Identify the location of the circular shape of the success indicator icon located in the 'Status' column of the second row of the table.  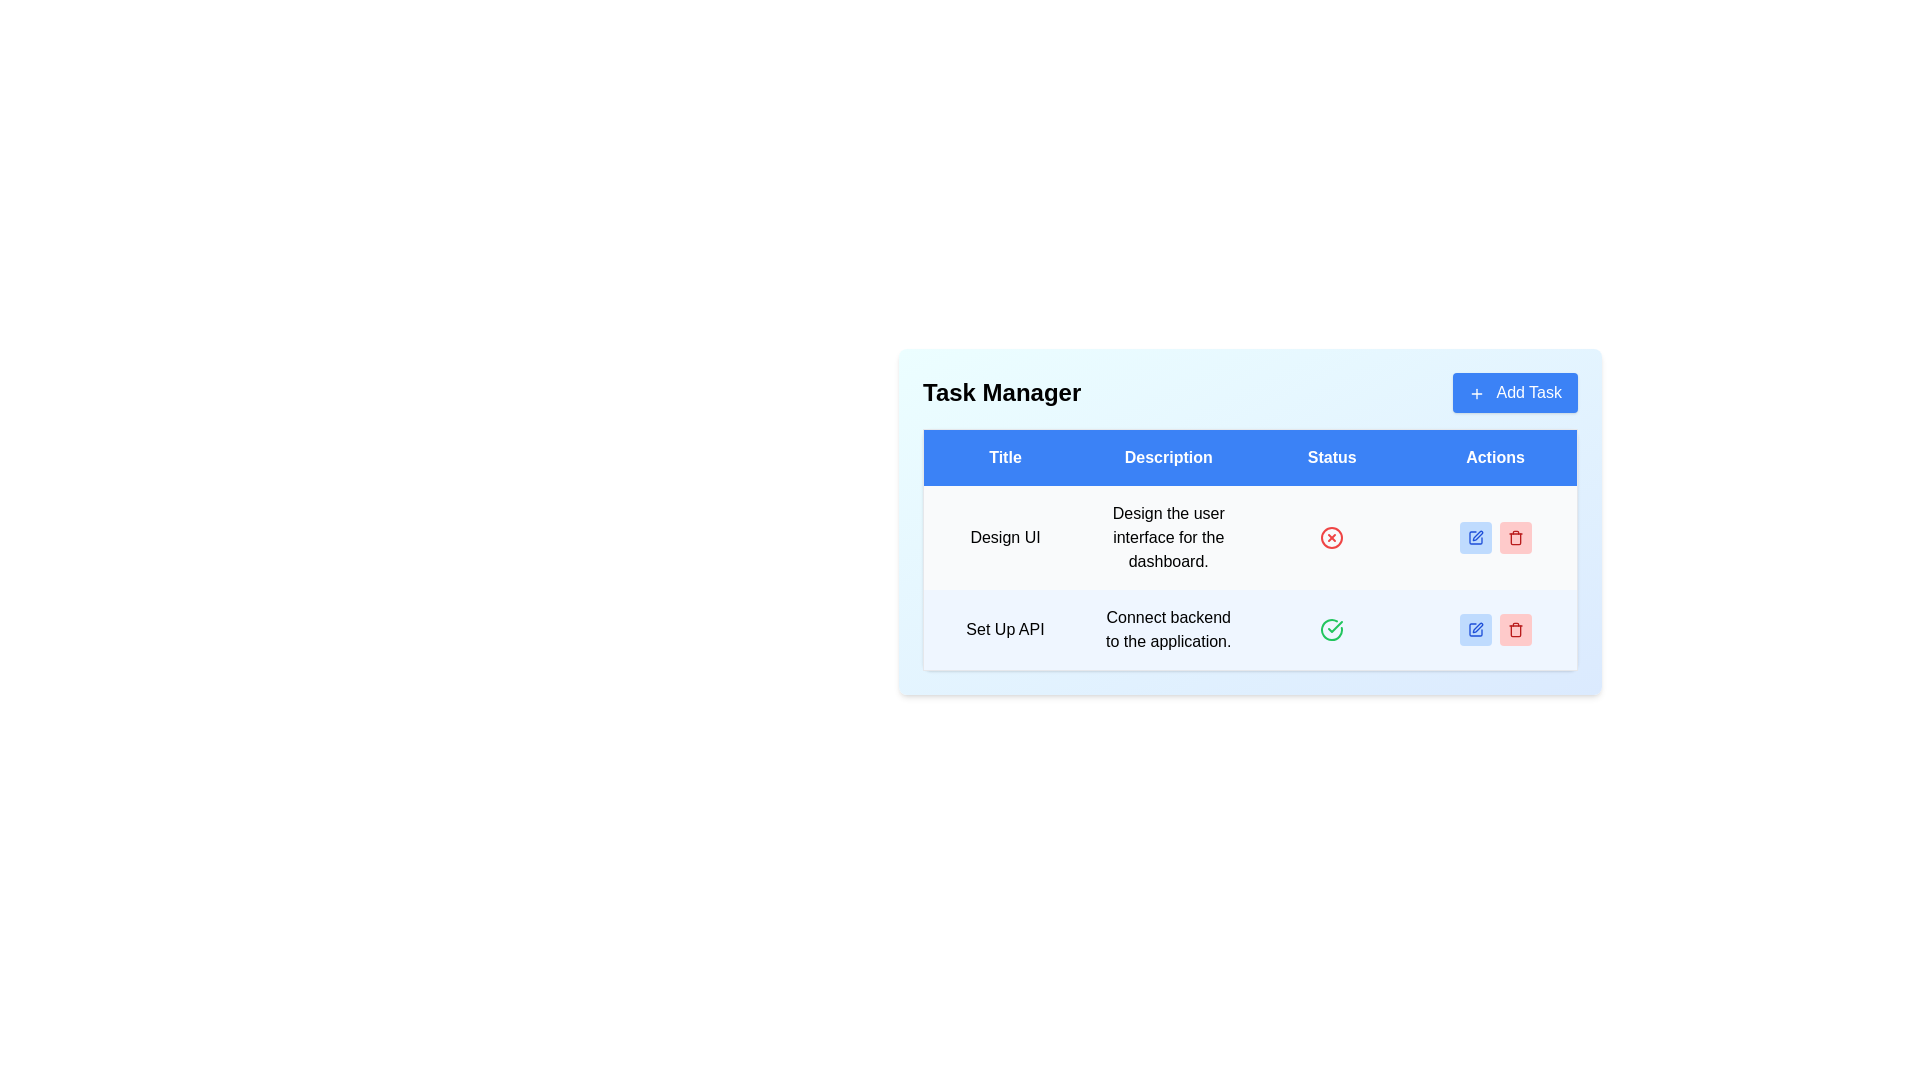
(1332, 630).